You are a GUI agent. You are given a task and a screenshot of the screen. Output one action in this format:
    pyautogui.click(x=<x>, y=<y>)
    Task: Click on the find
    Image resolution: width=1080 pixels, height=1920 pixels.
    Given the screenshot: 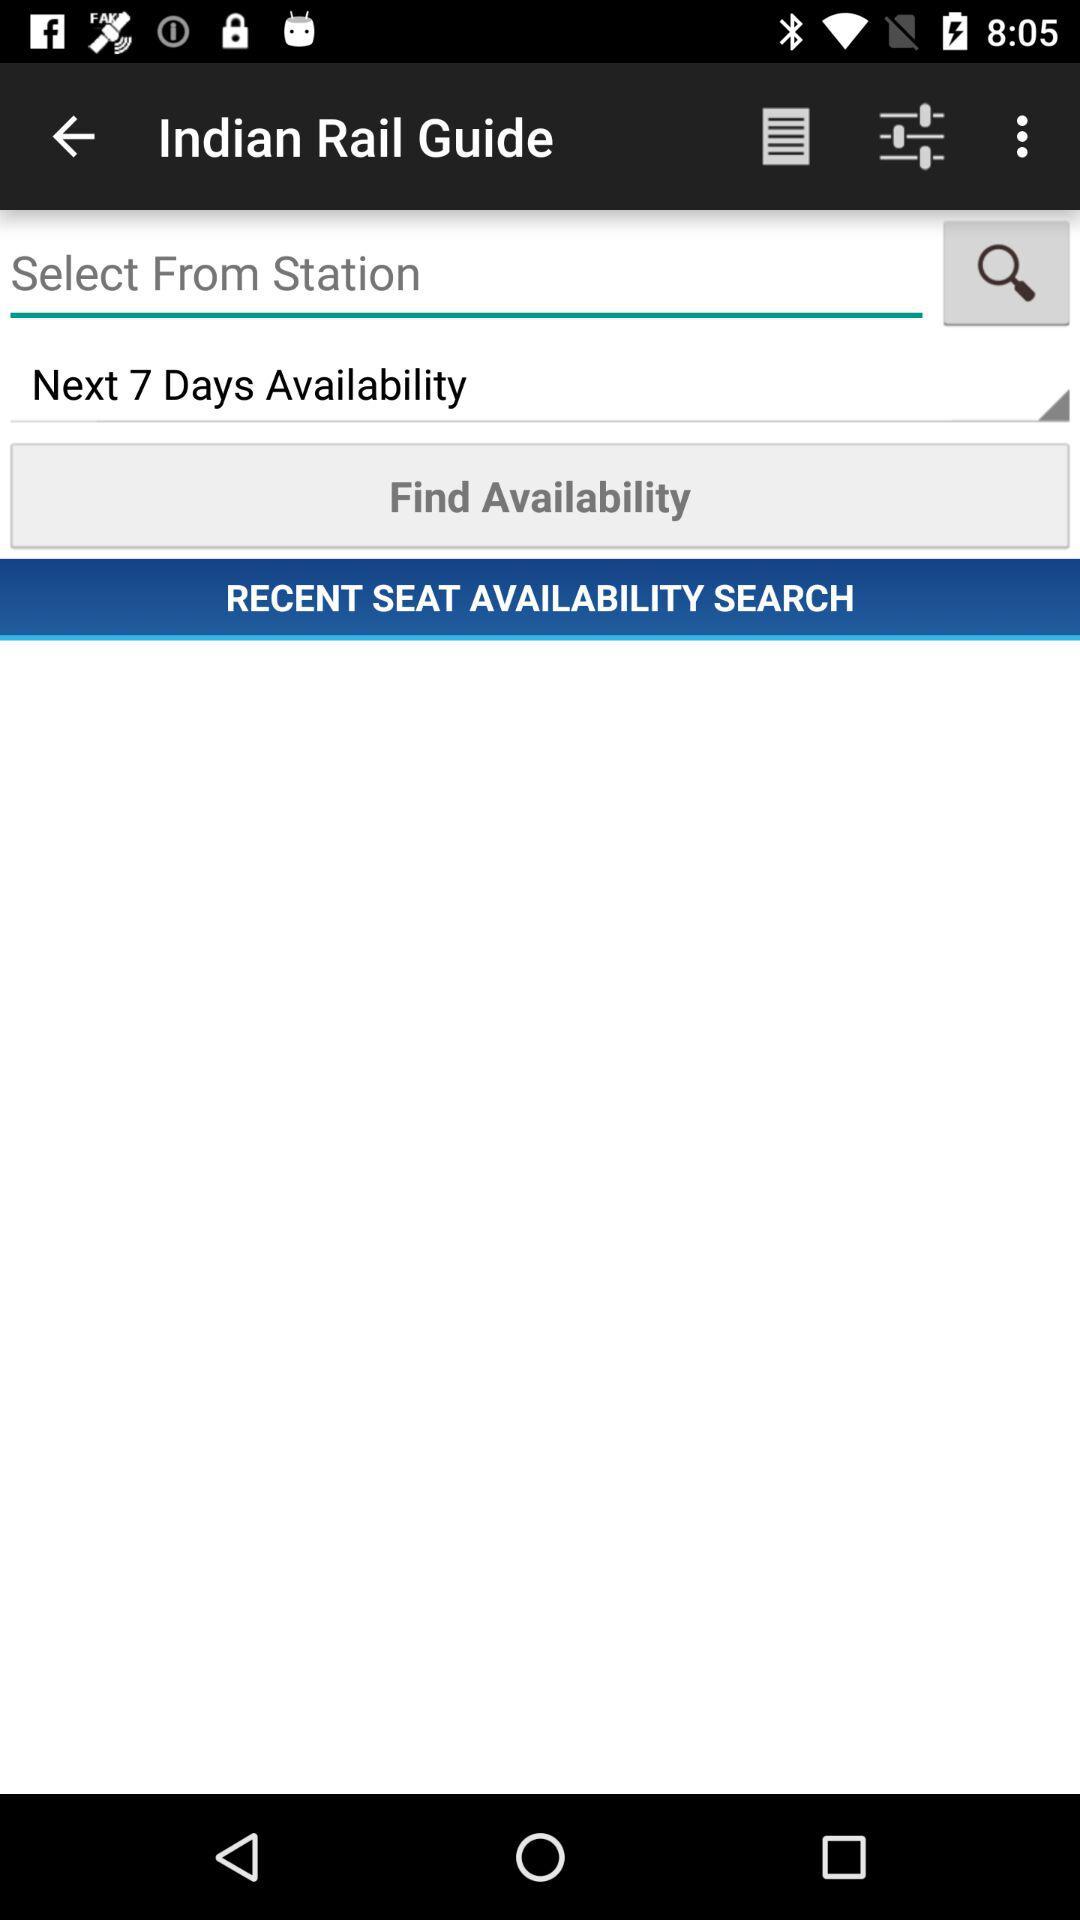 What is the action you would take?
    pyautogui.click(x=1006, y=272)
    